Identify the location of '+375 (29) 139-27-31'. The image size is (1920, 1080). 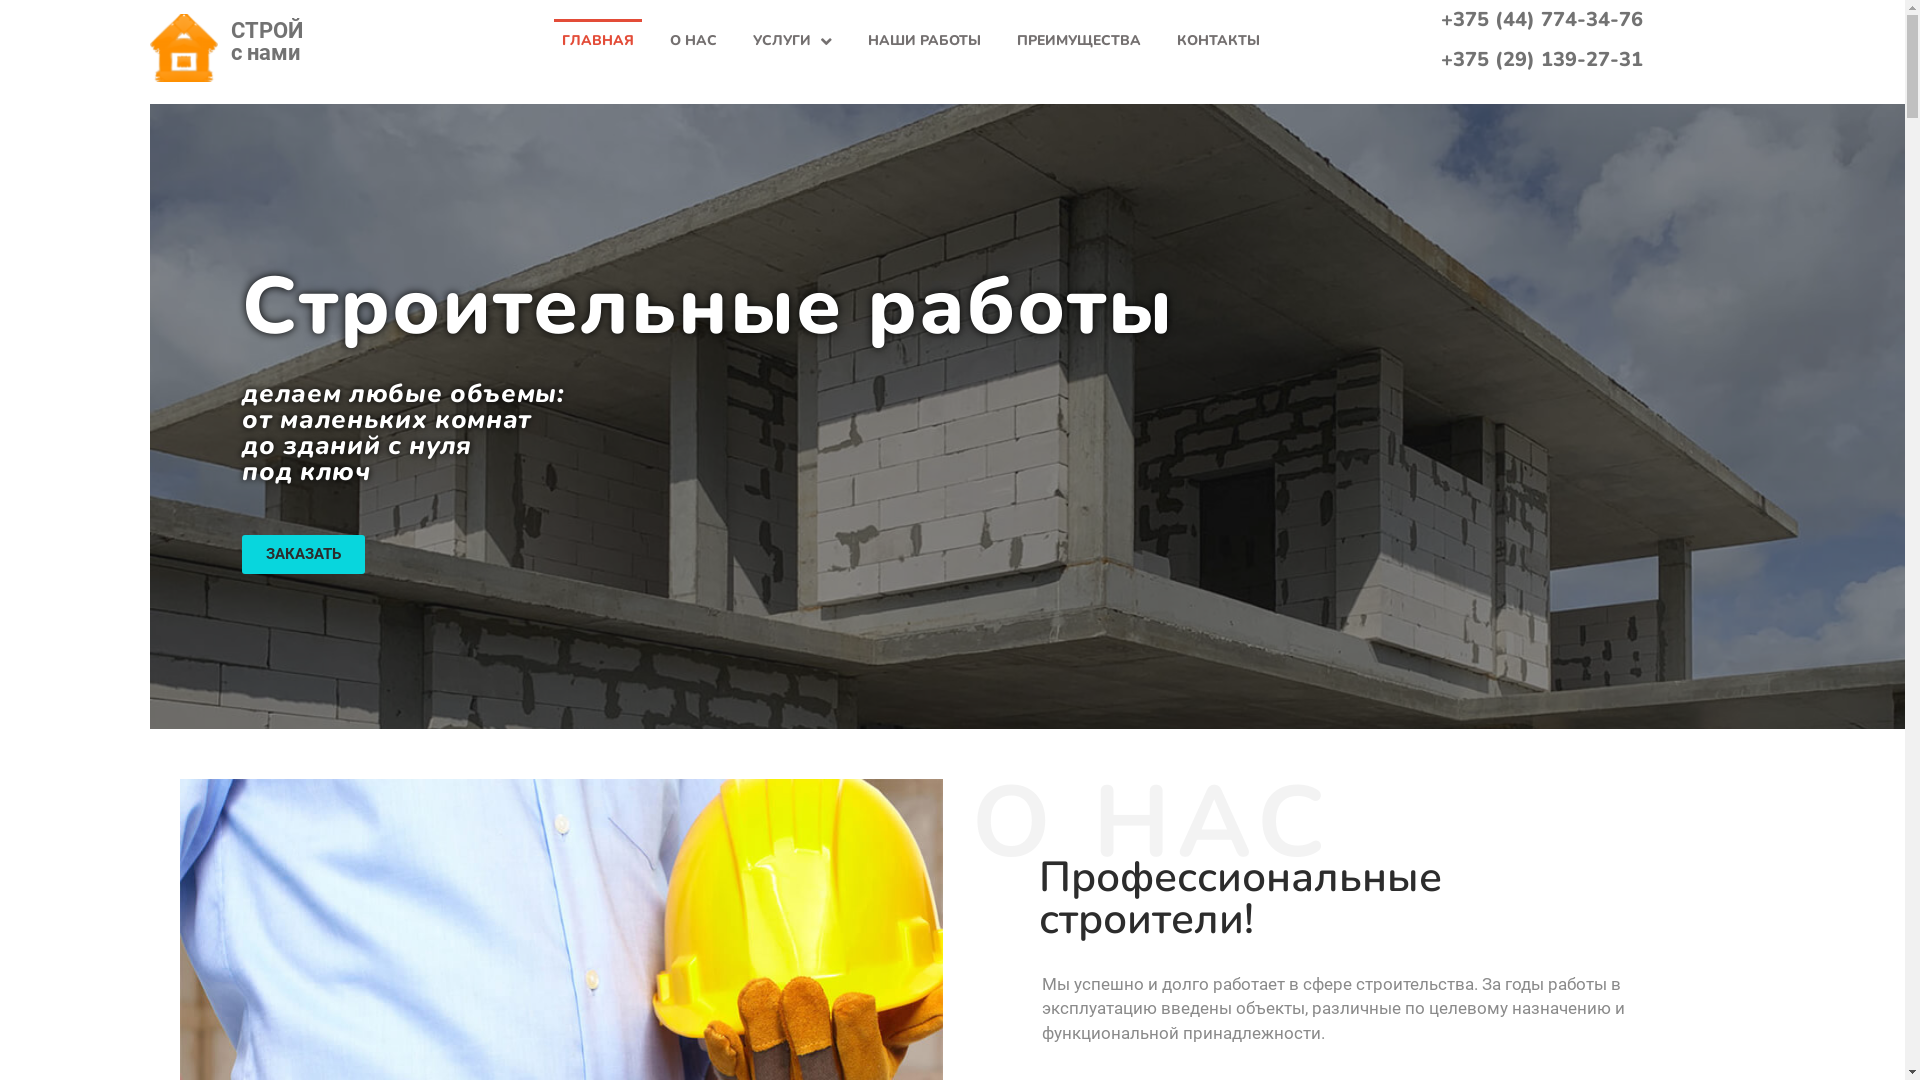
(1540, 58).